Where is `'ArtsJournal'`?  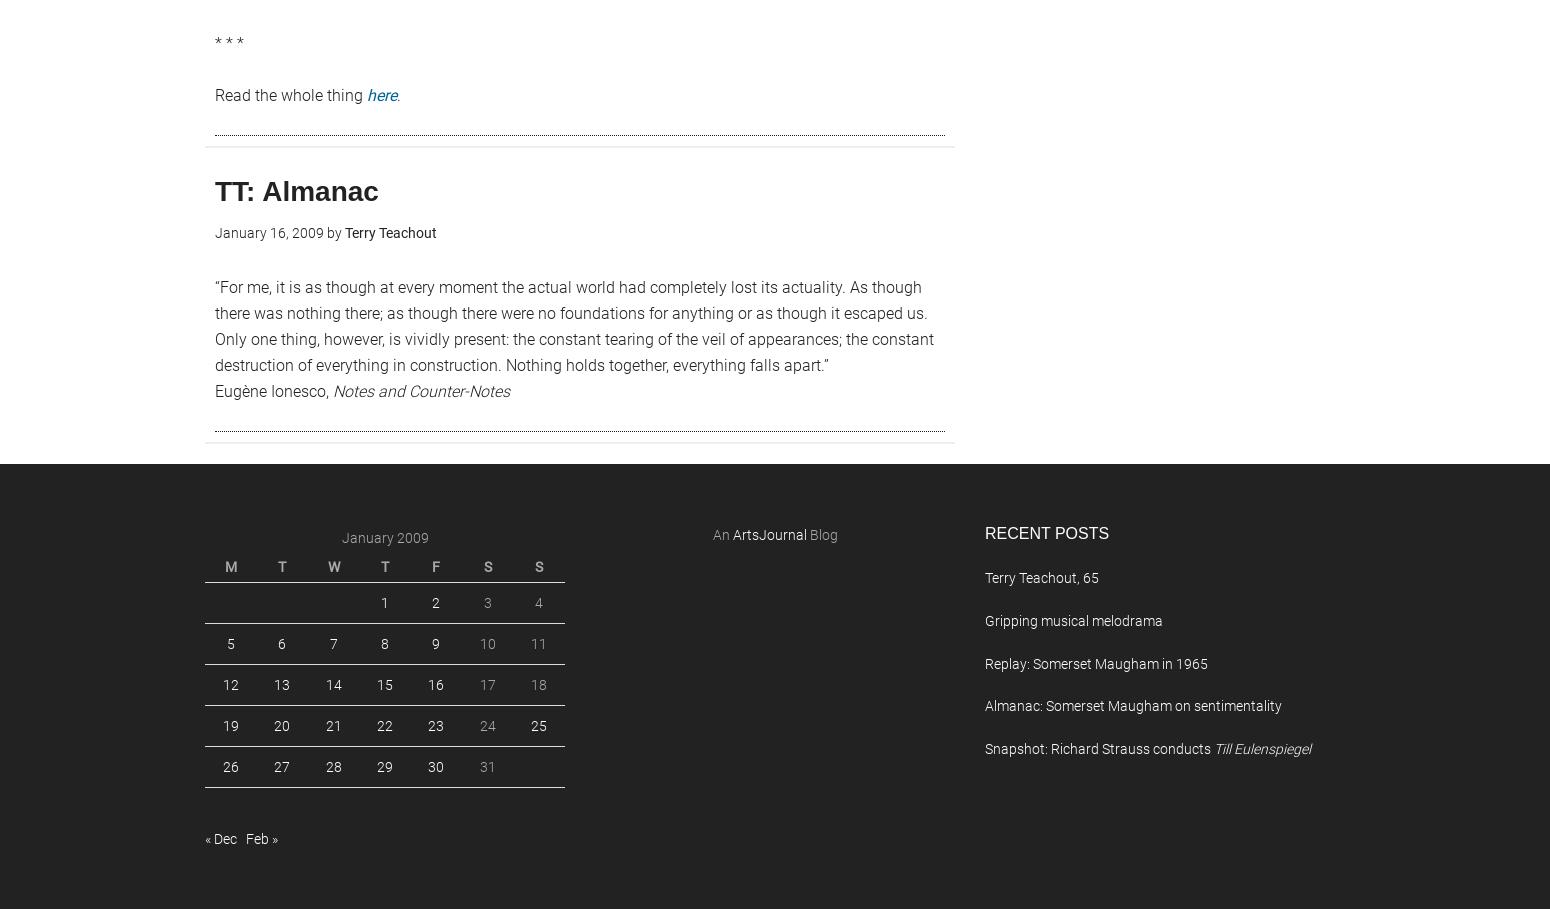
'ArtsJournal' is located at coordinates (732, 535).